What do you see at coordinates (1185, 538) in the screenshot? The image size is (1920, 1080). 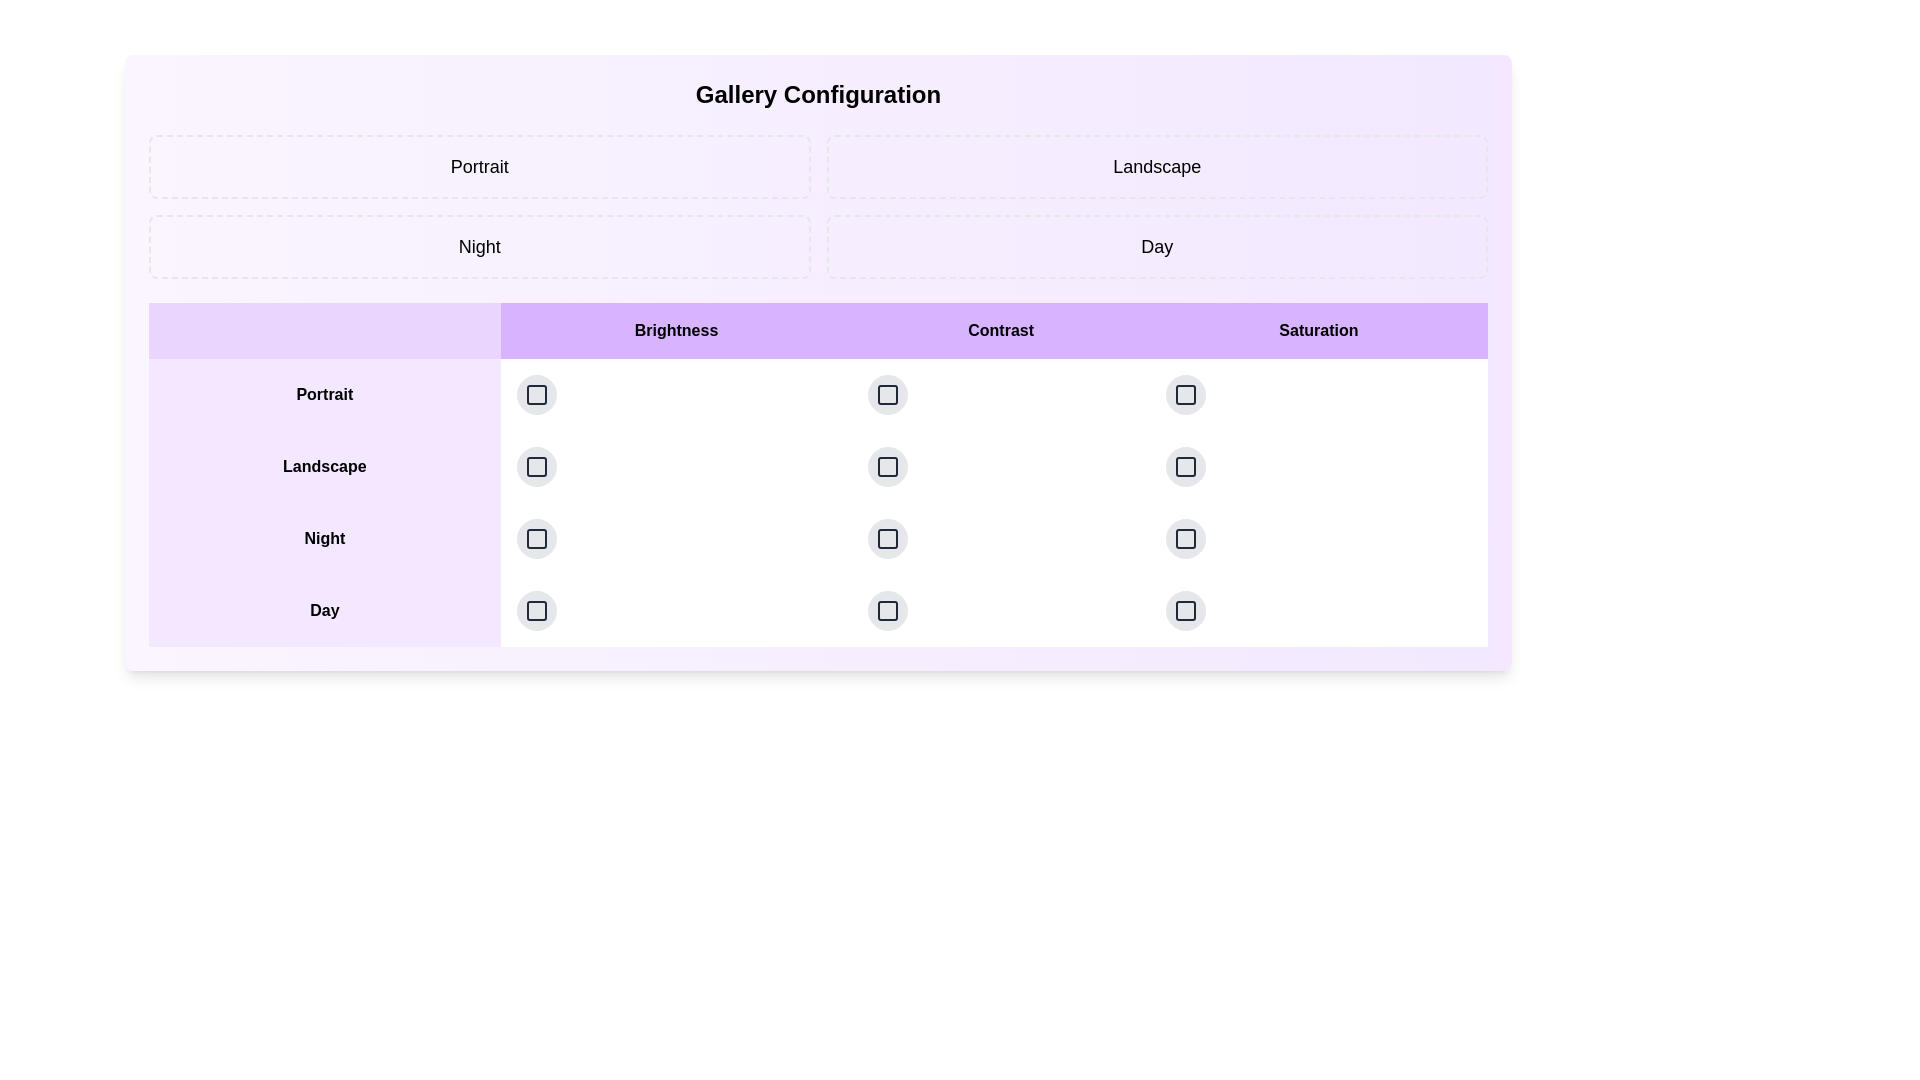 I see `the Toggle Button for 'Saturation'` at bounding box center [1185, 538].